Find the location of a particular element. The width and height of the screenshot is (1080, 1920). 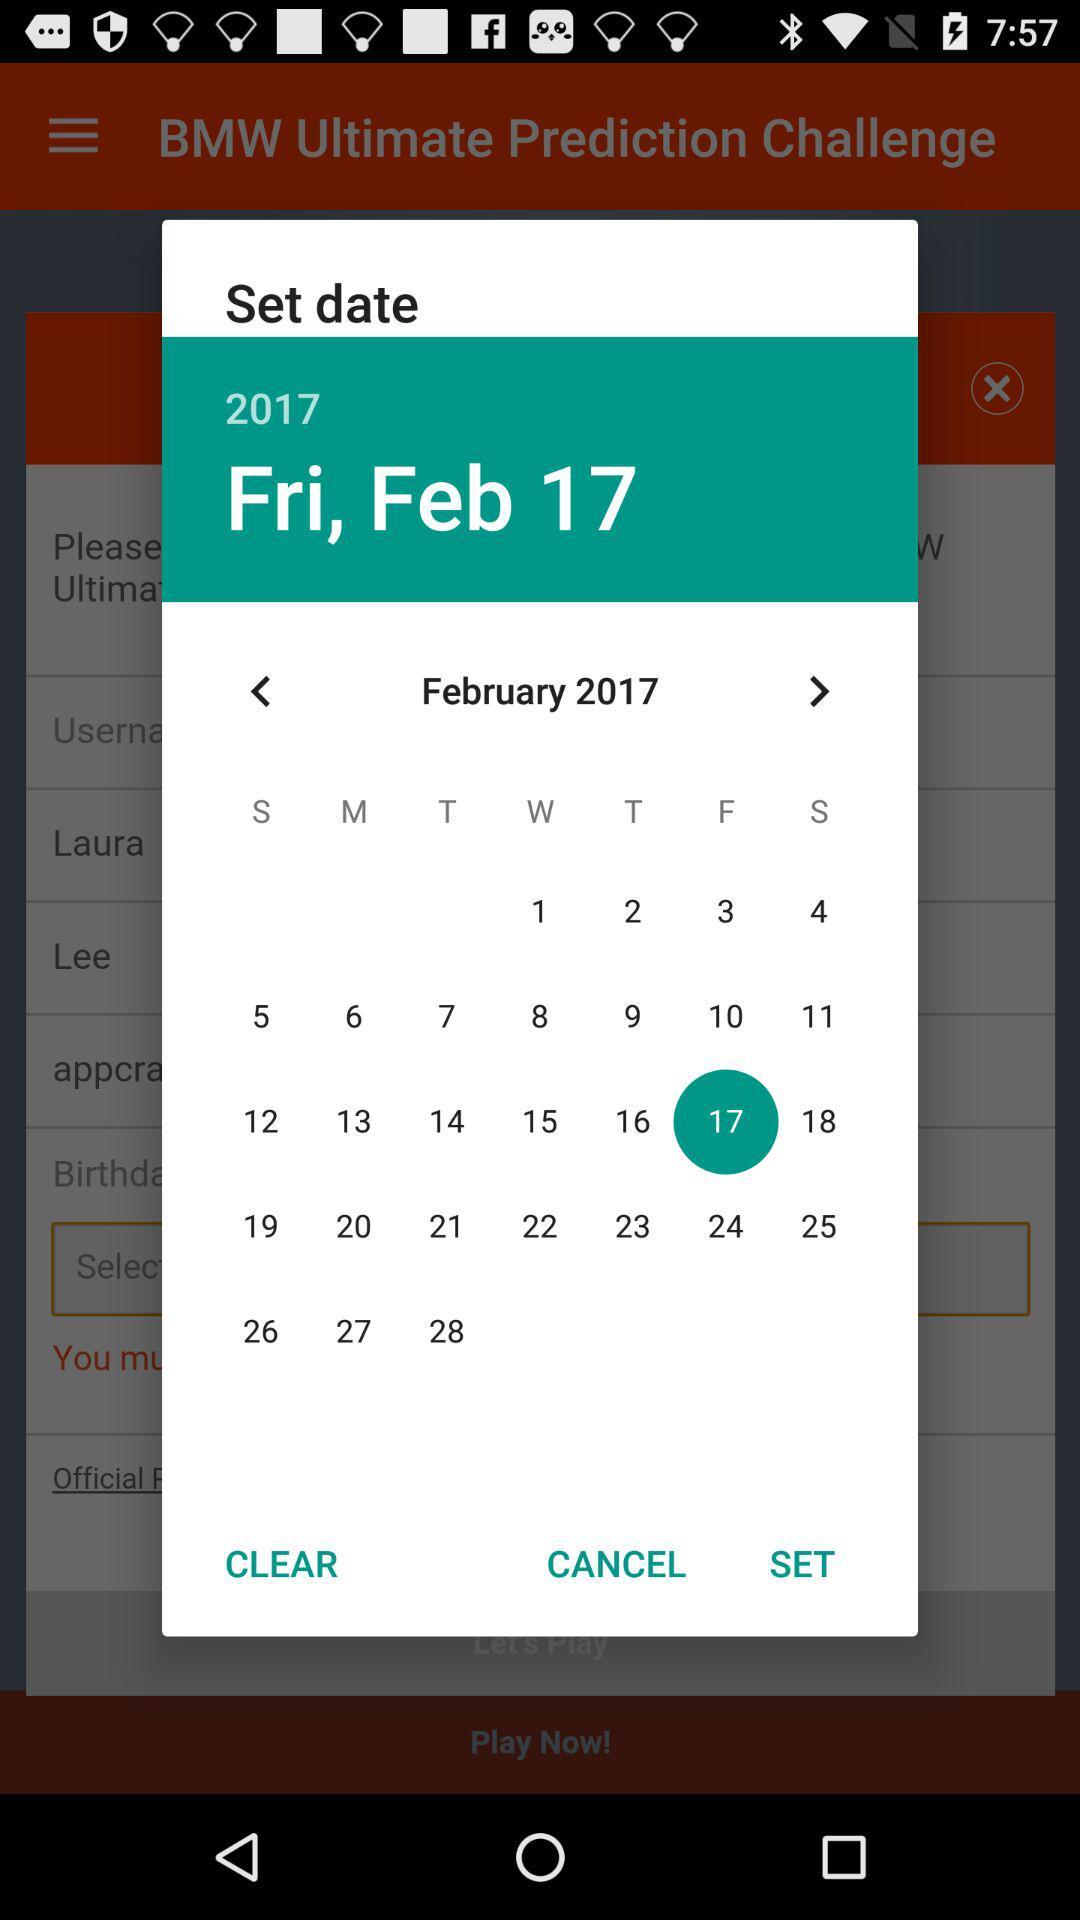

the clear is located at coordinates (281, 1562).